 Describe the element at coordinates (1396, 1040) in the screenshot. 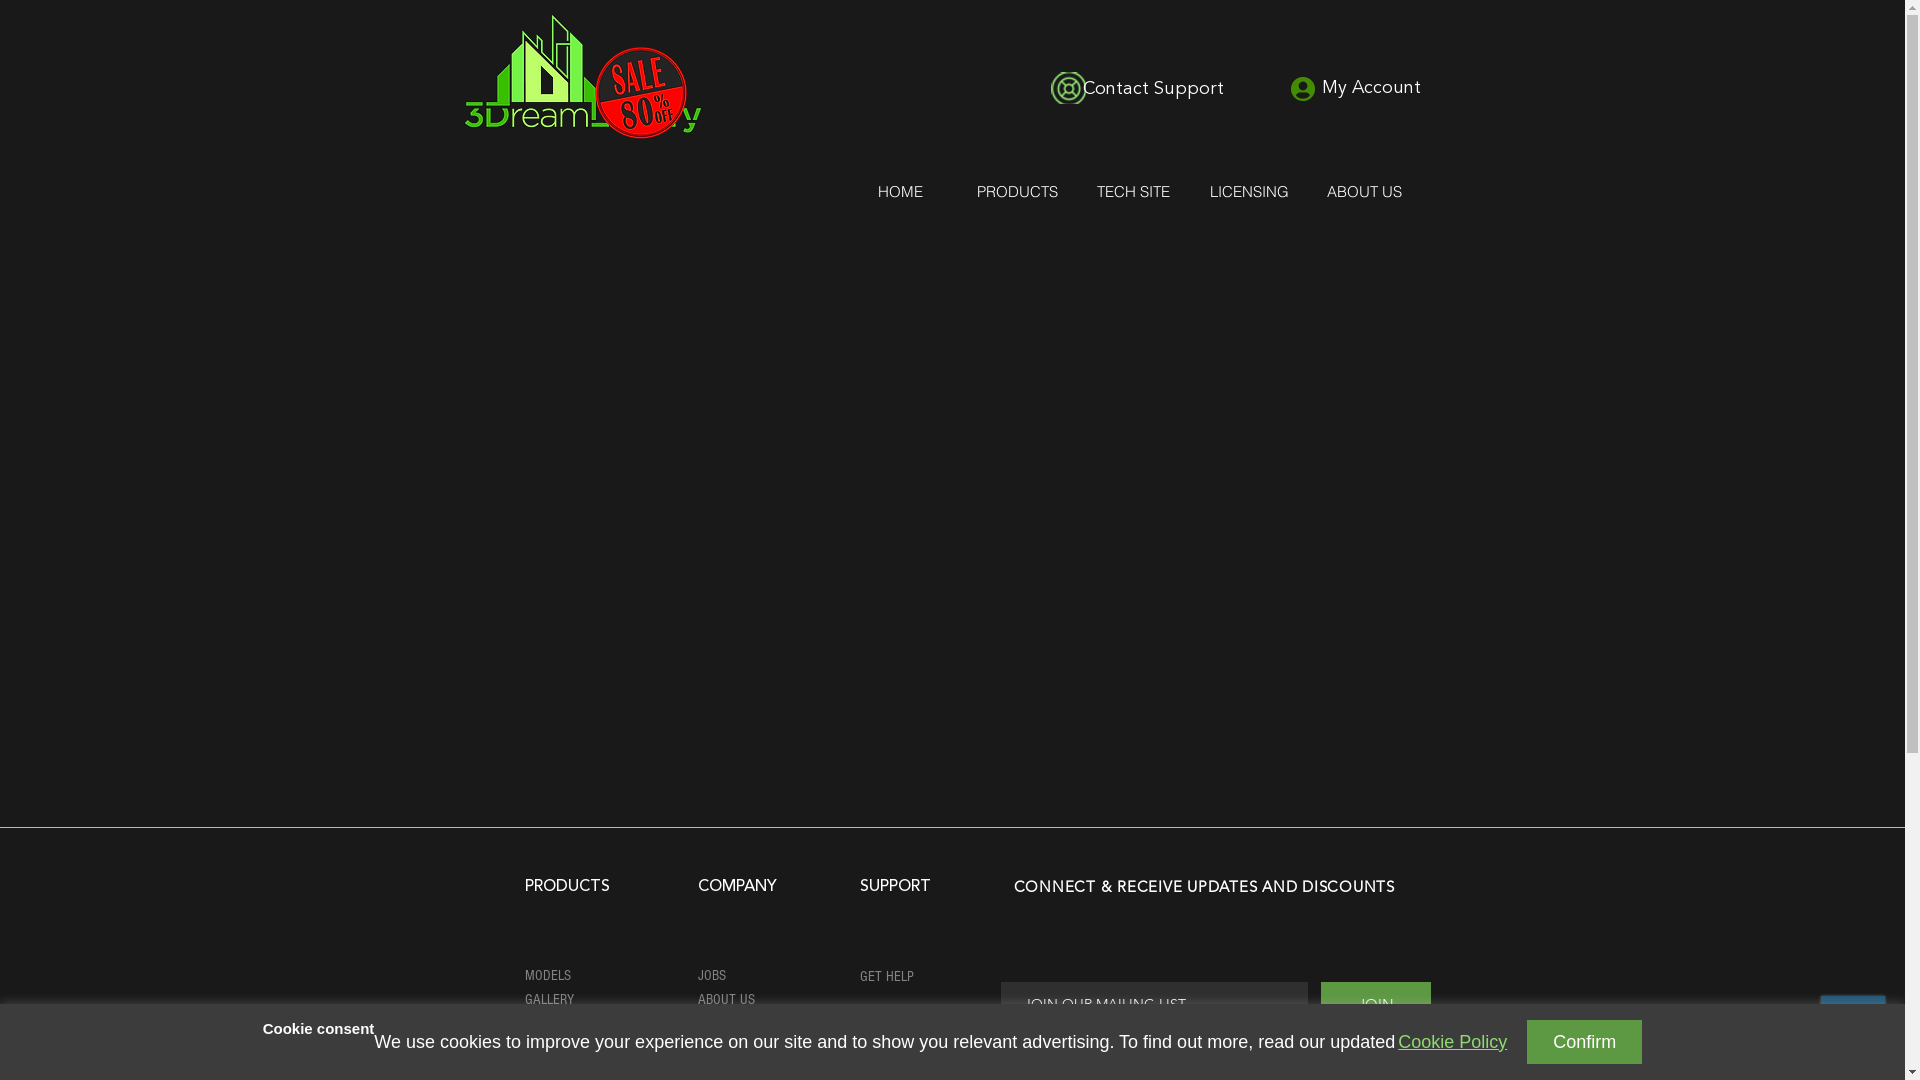

I see `'Cookie Policy'` at that location.